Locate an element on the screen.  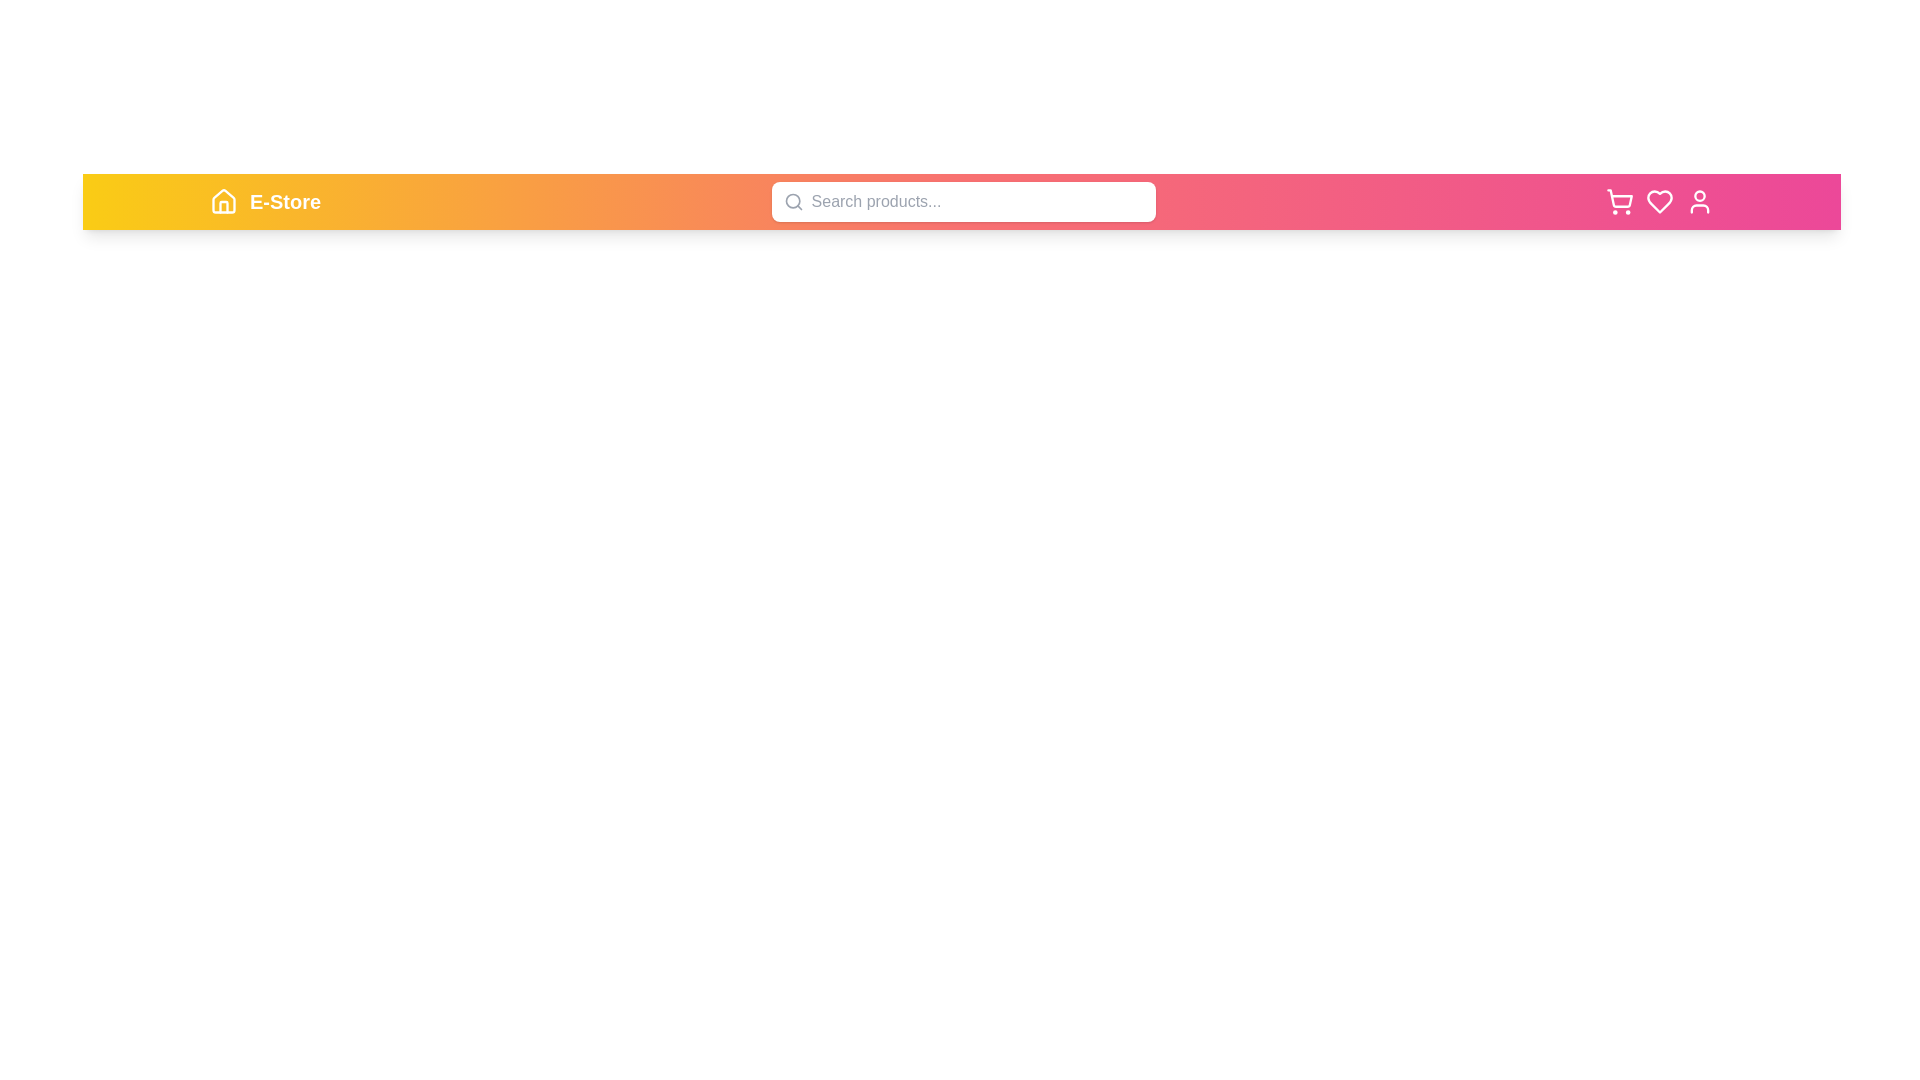
the heart icon to view saved items is located at coordinates (1660, 201).